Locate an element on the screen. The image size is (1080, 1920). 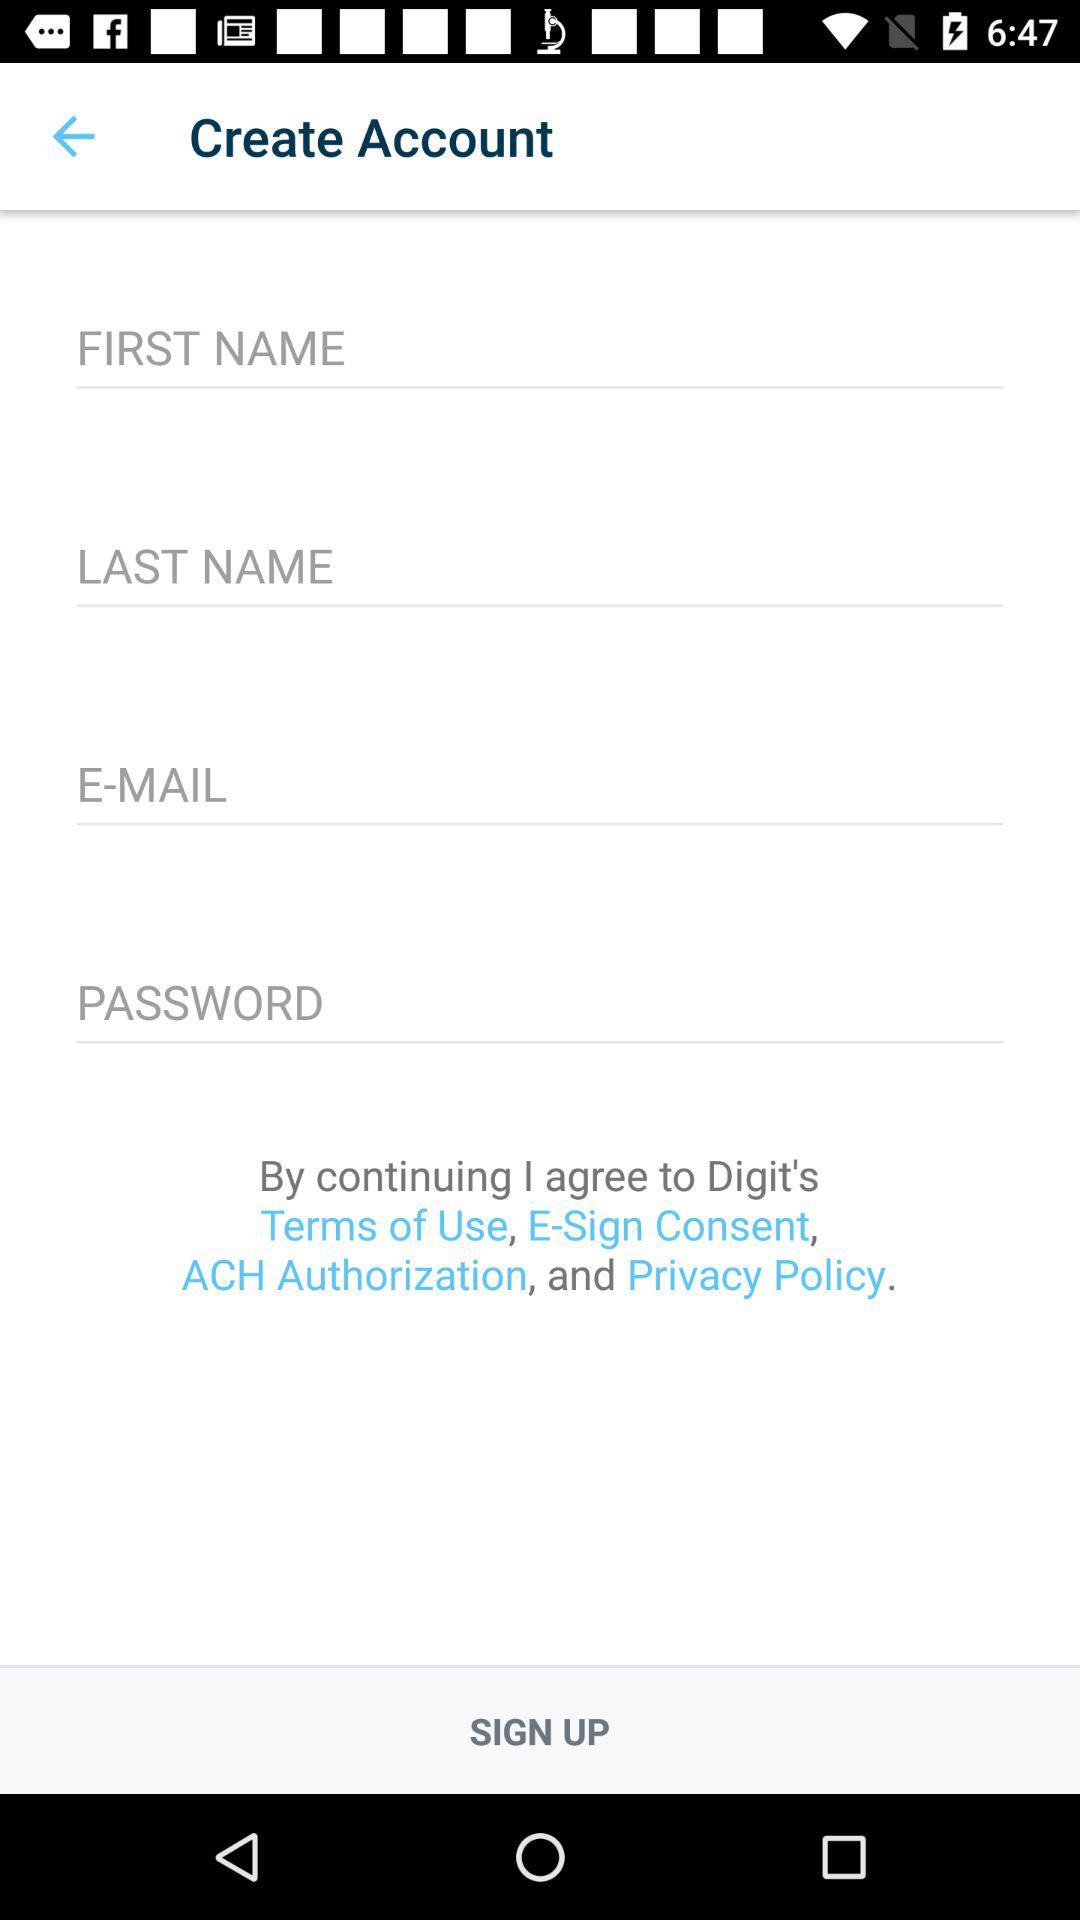
the item to the left of create account icon is located at coordinates (72, 135).